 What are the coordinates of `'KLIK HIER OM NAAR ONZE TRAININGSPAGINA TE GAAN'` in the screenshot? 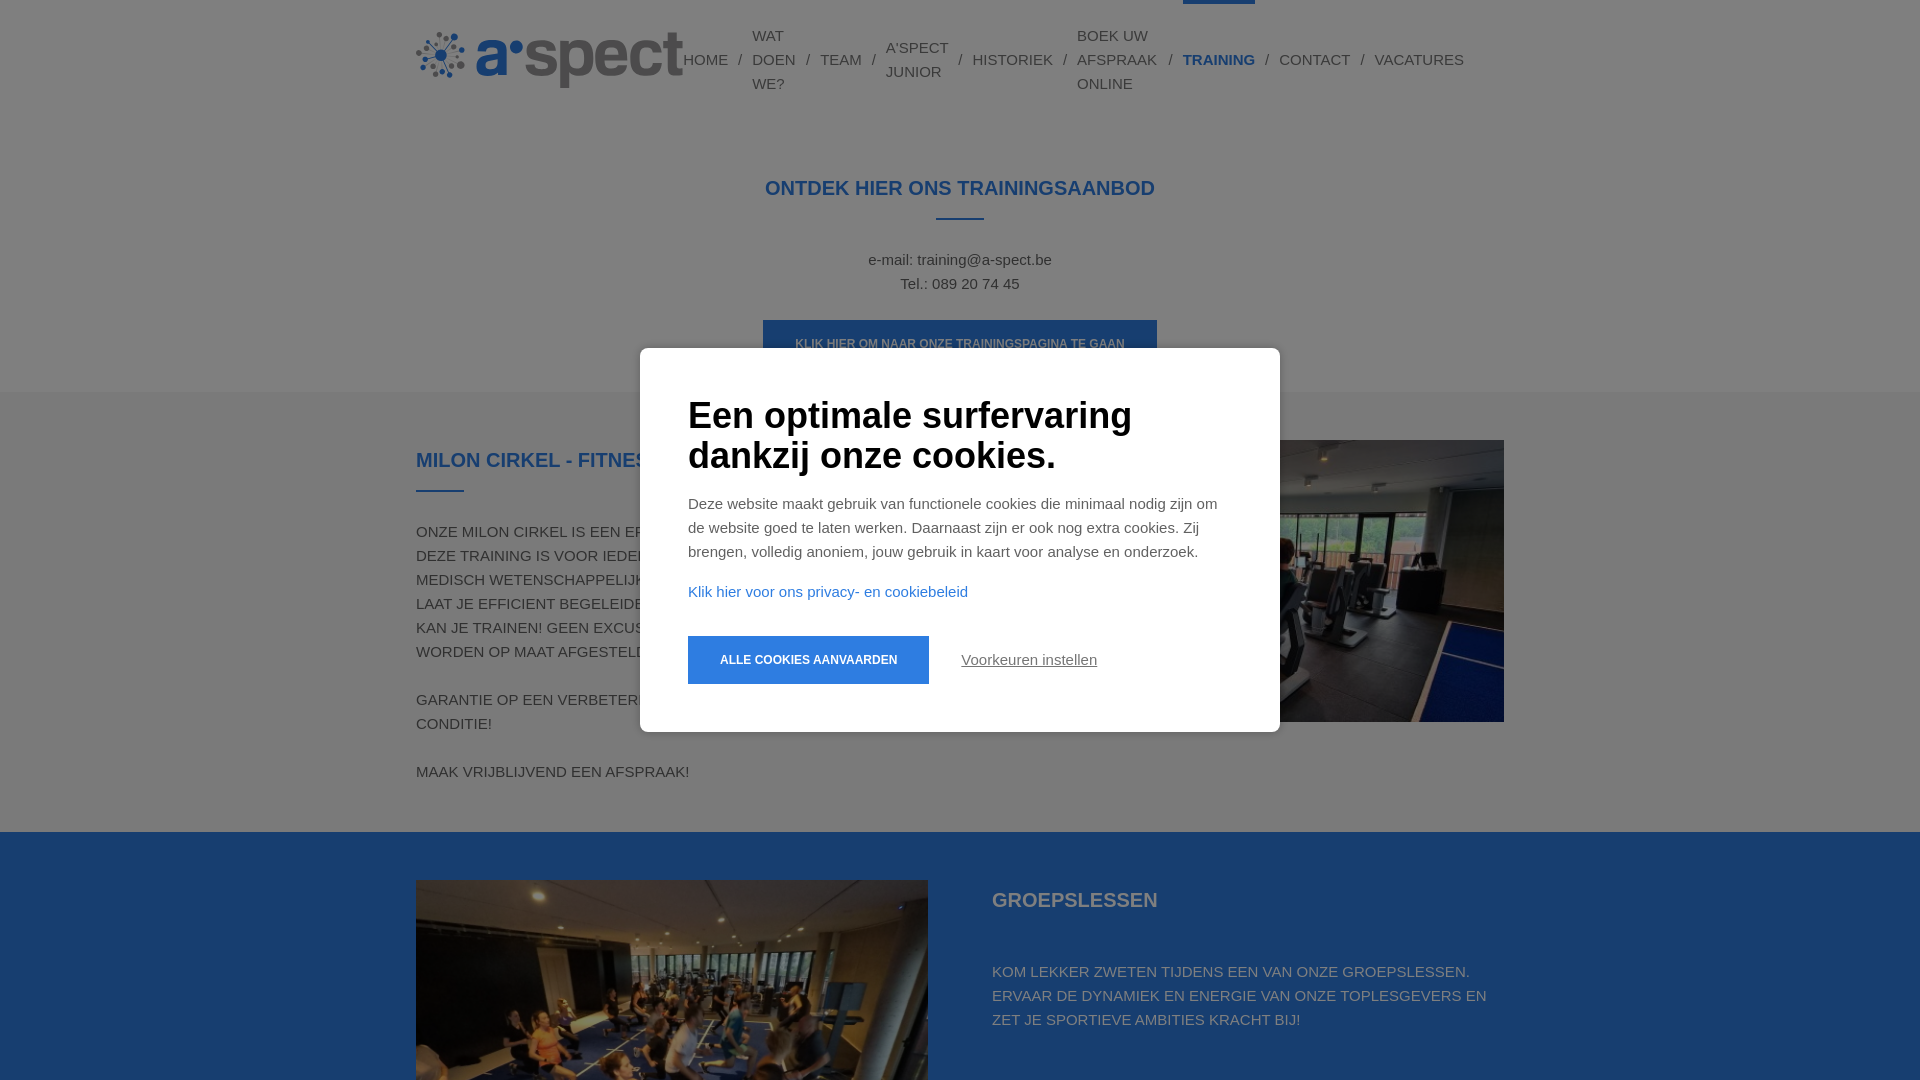 It's located at (958, 342).